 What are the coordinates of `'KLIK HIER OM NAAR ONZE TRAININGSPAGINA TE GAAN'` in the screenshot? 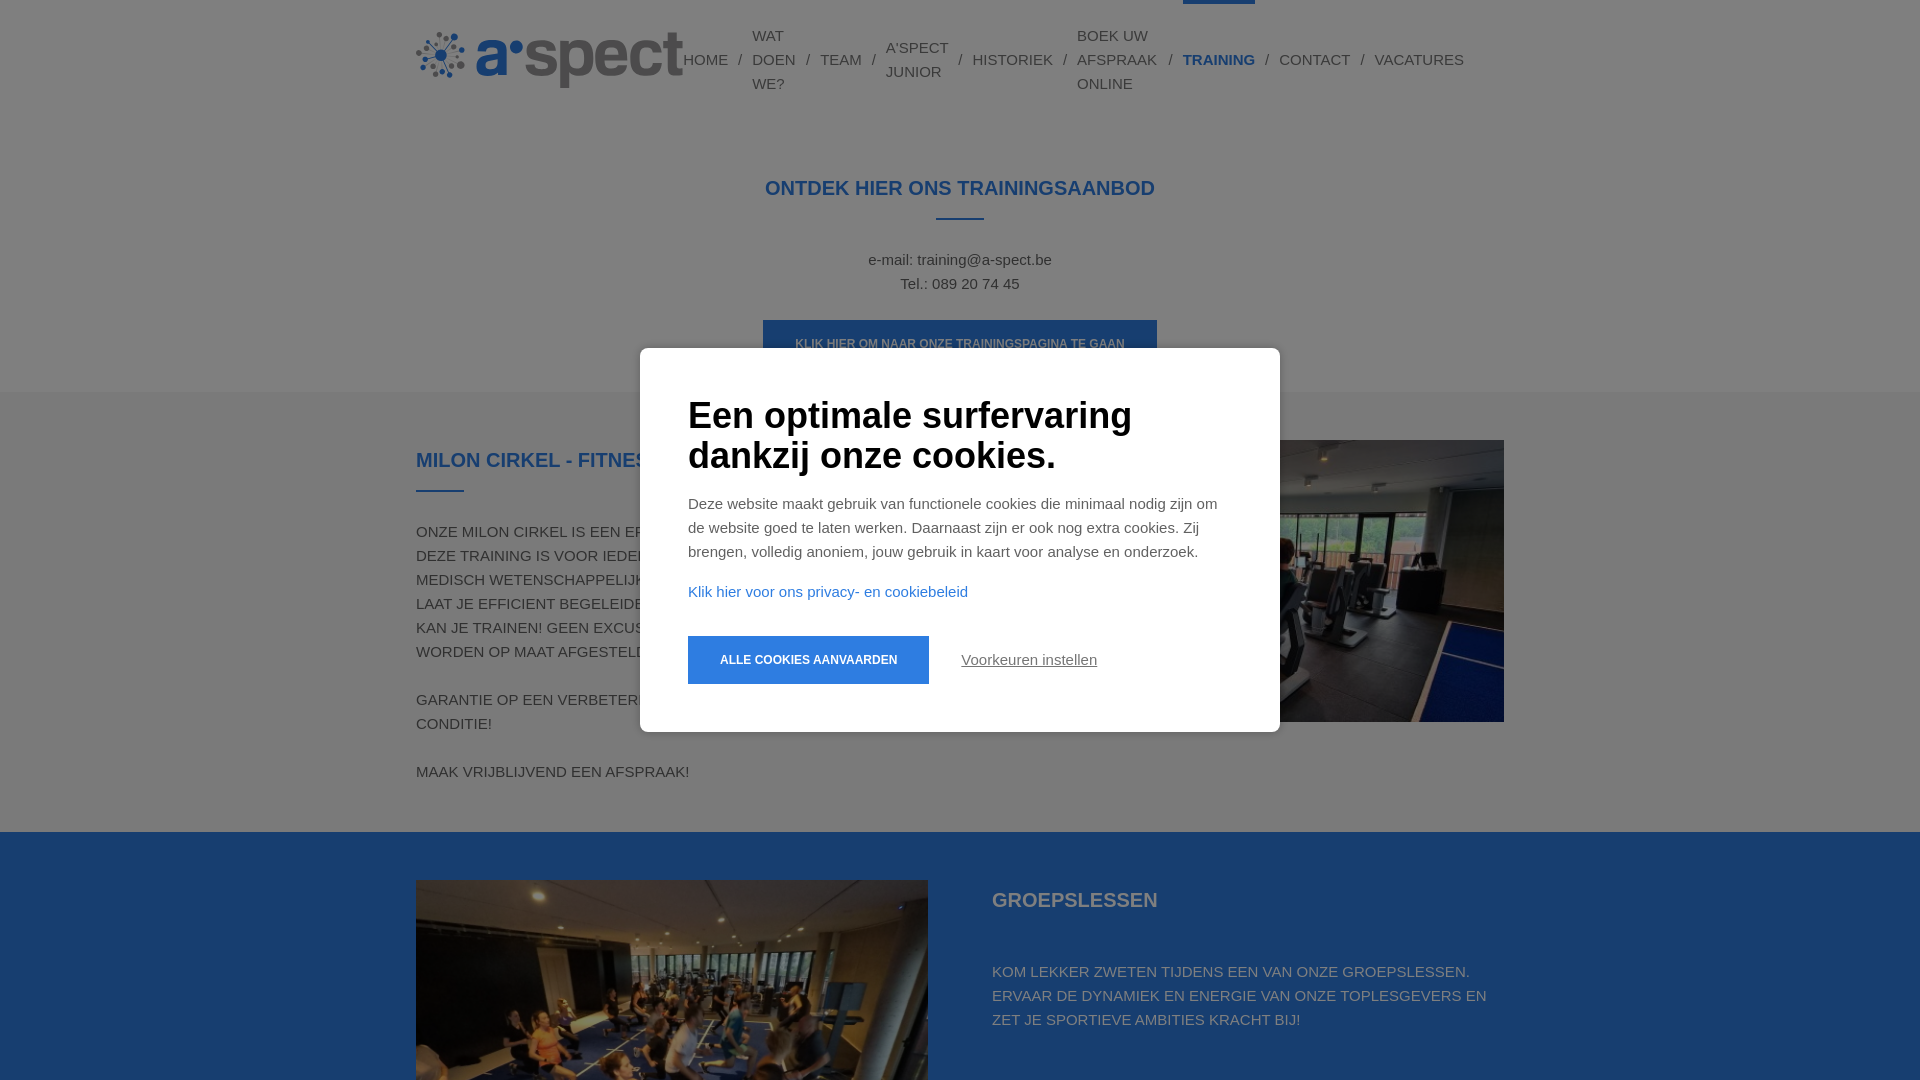 It's located at (958, 342).